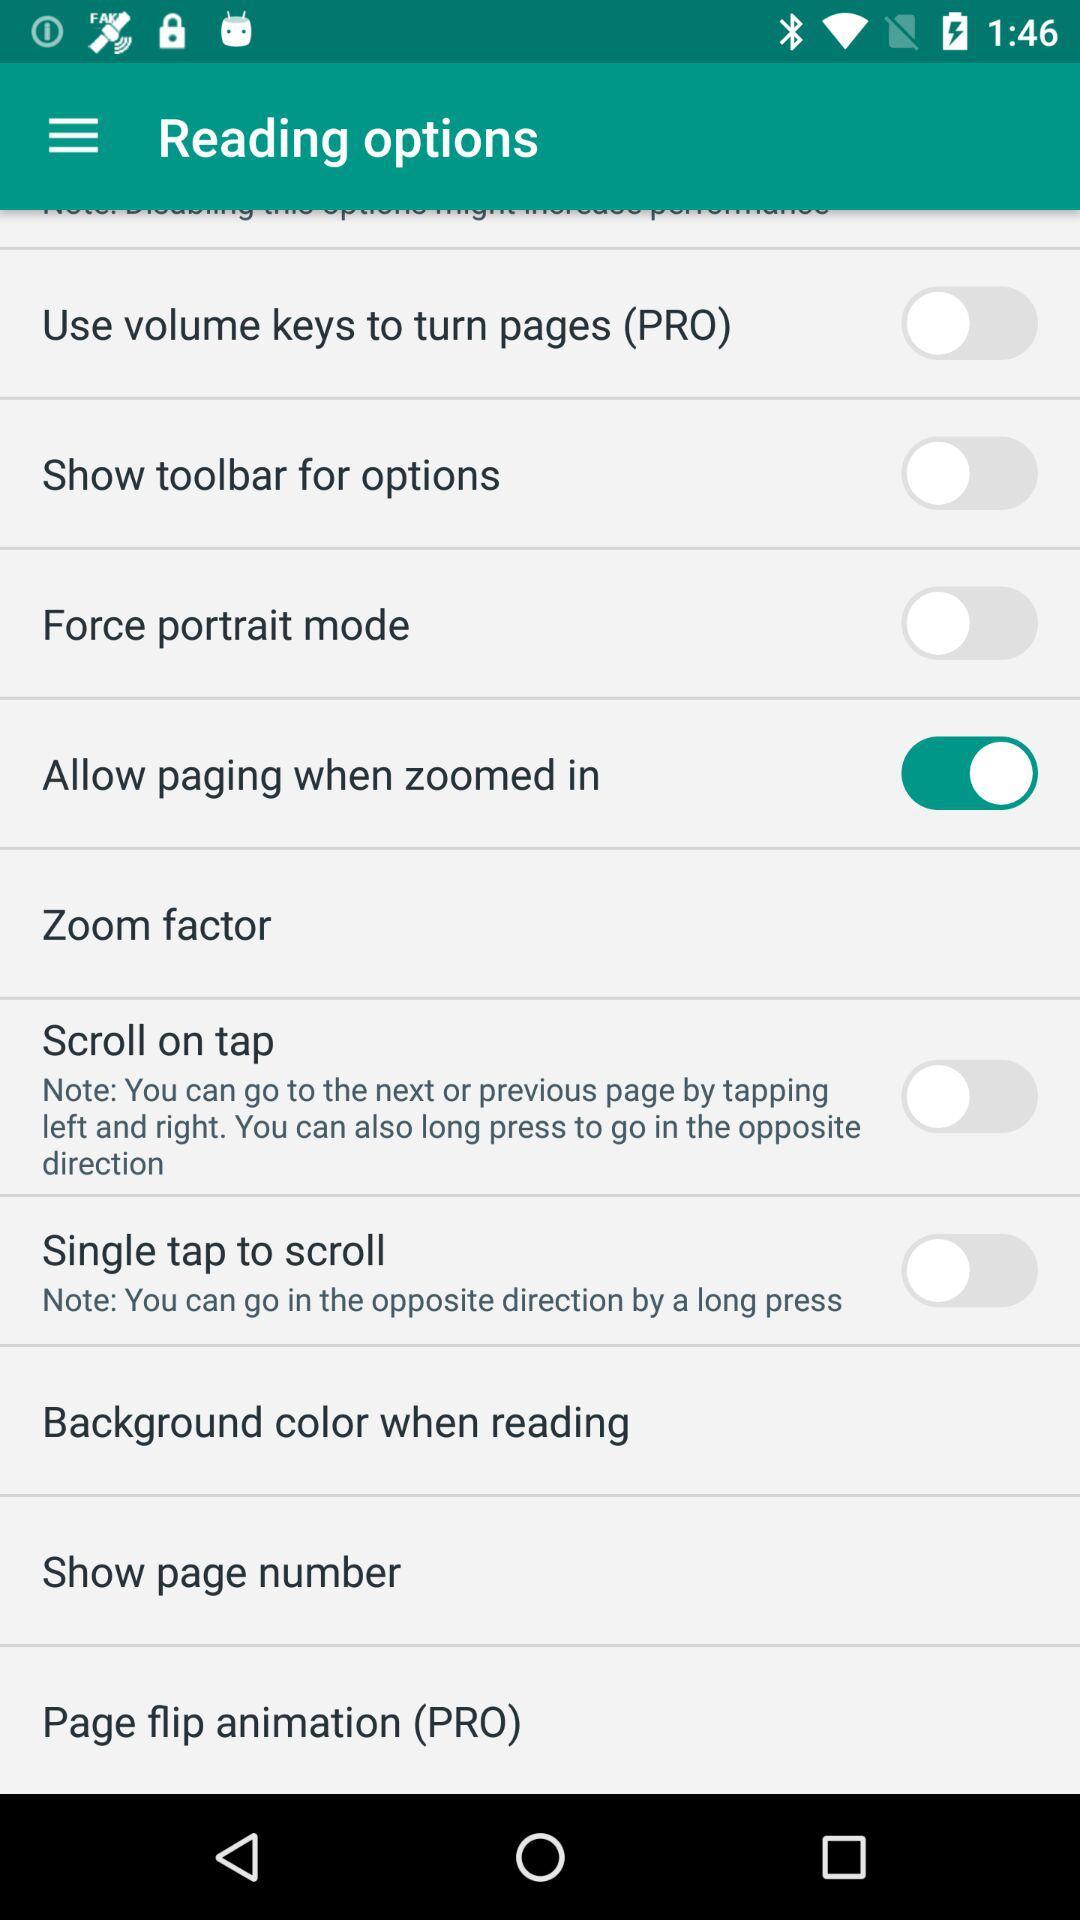  Describe the element at coordinates (386, 323) in the screenshot. I see `the use volume keys item` at that location.